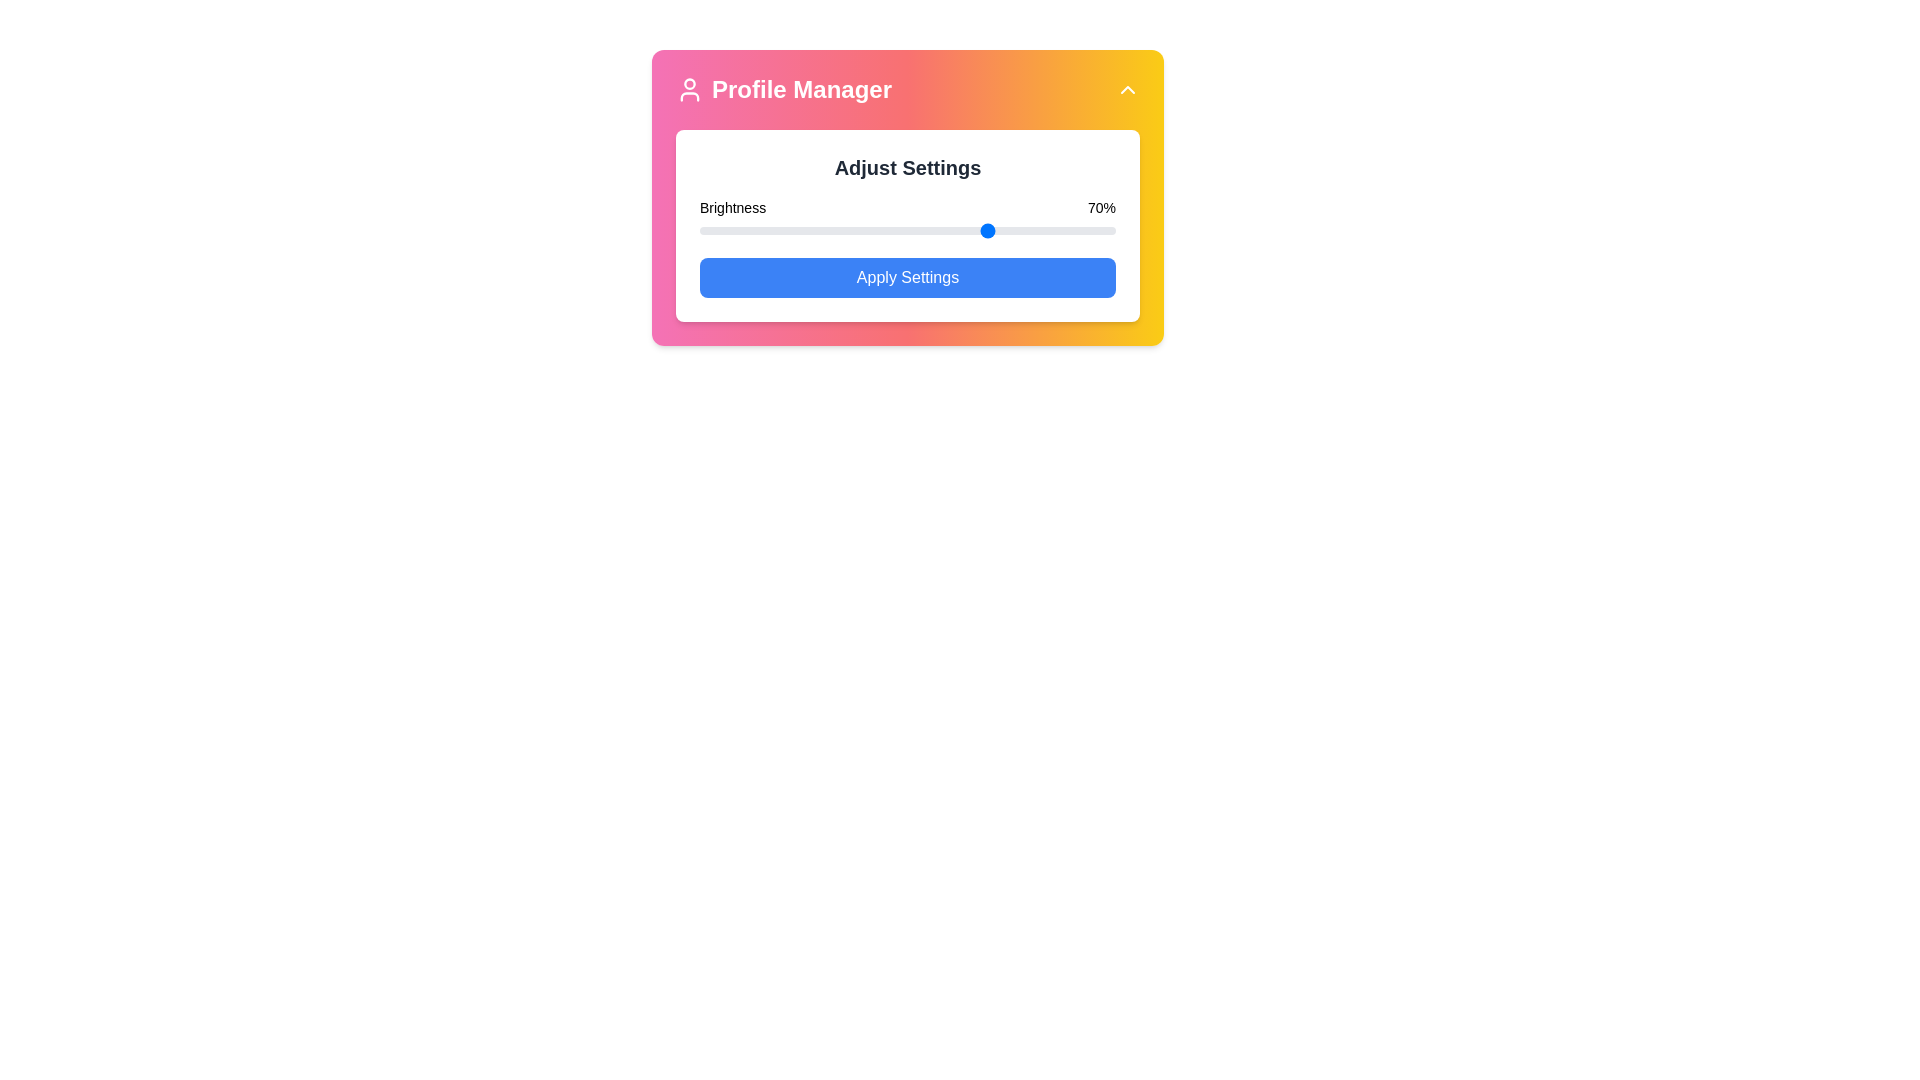 The width and height of the screenshot is (1920, 1080). Describe the element at coordinates (773, 230) in the screenshot. I see `brightness` at that location.